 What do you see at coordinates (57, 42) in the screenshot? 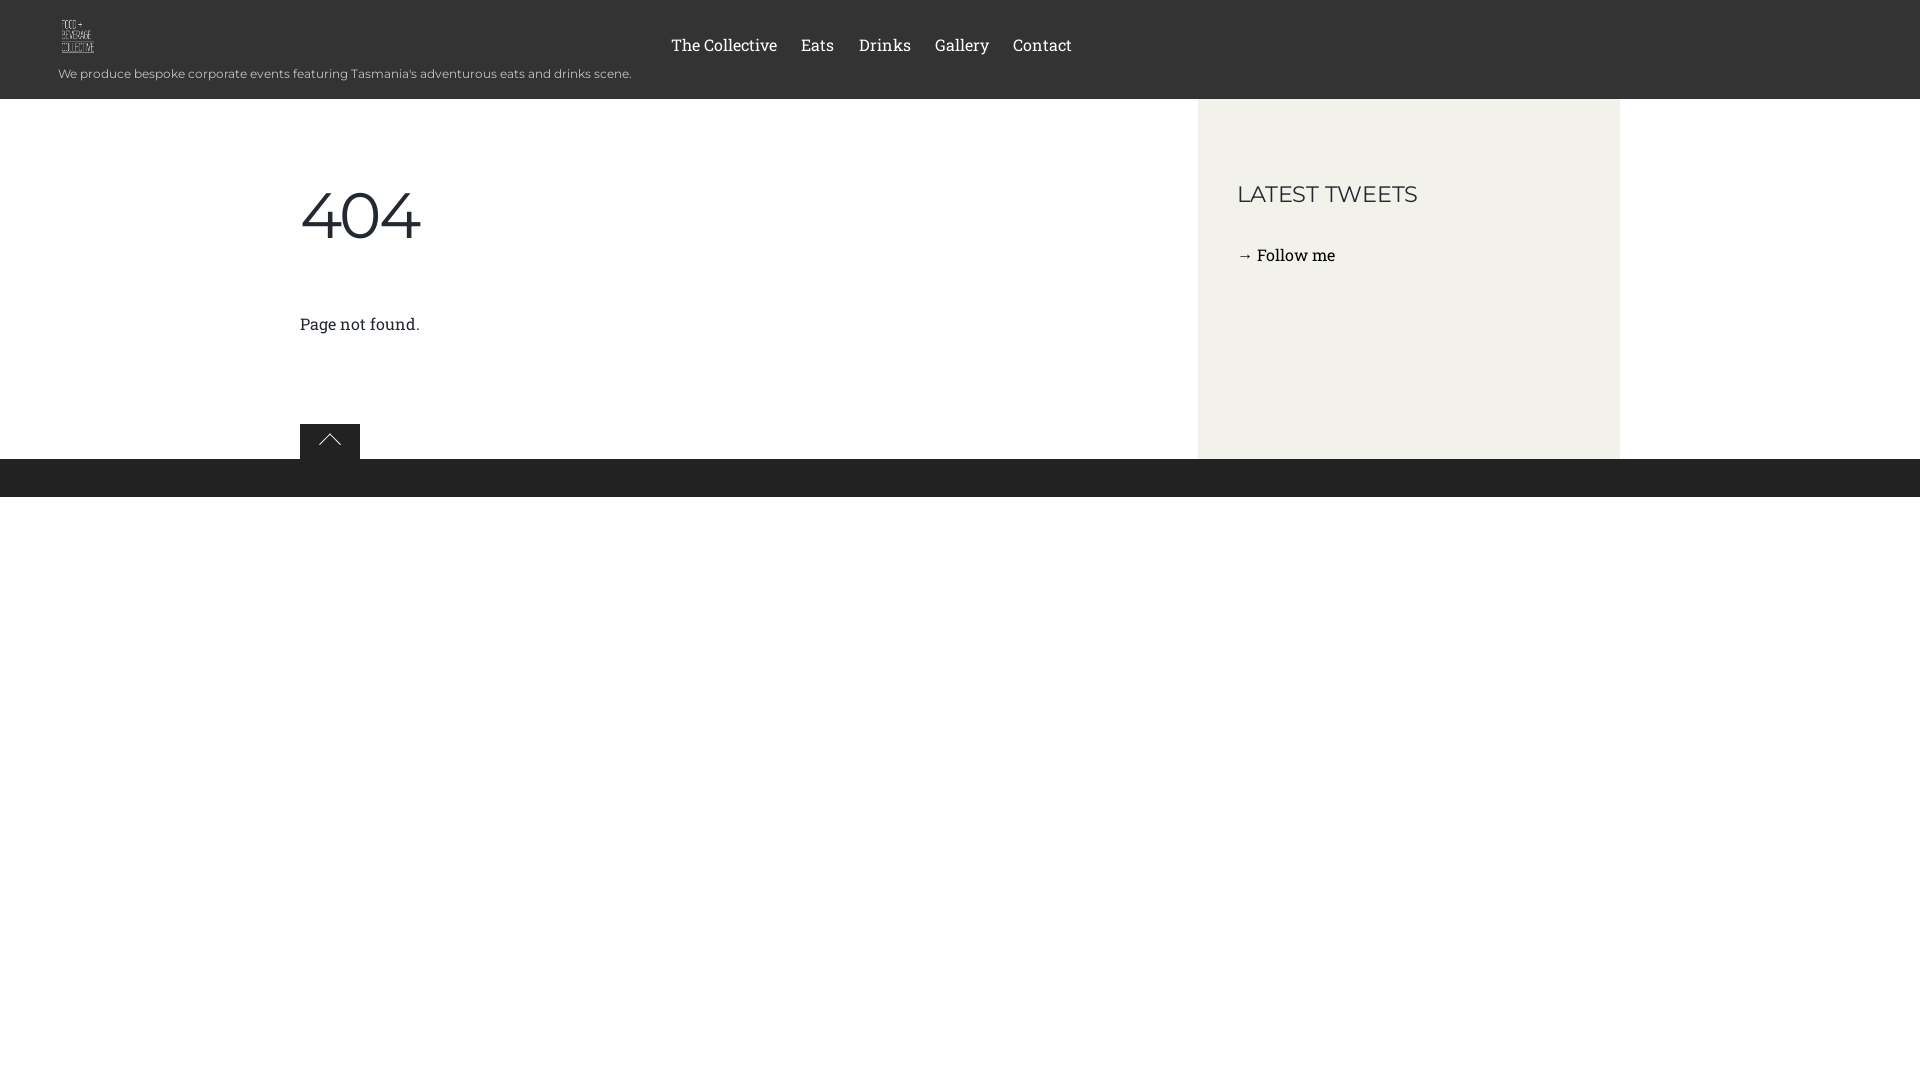
I see `'Food Beverage Collective'` at bounding box center [57, 42].